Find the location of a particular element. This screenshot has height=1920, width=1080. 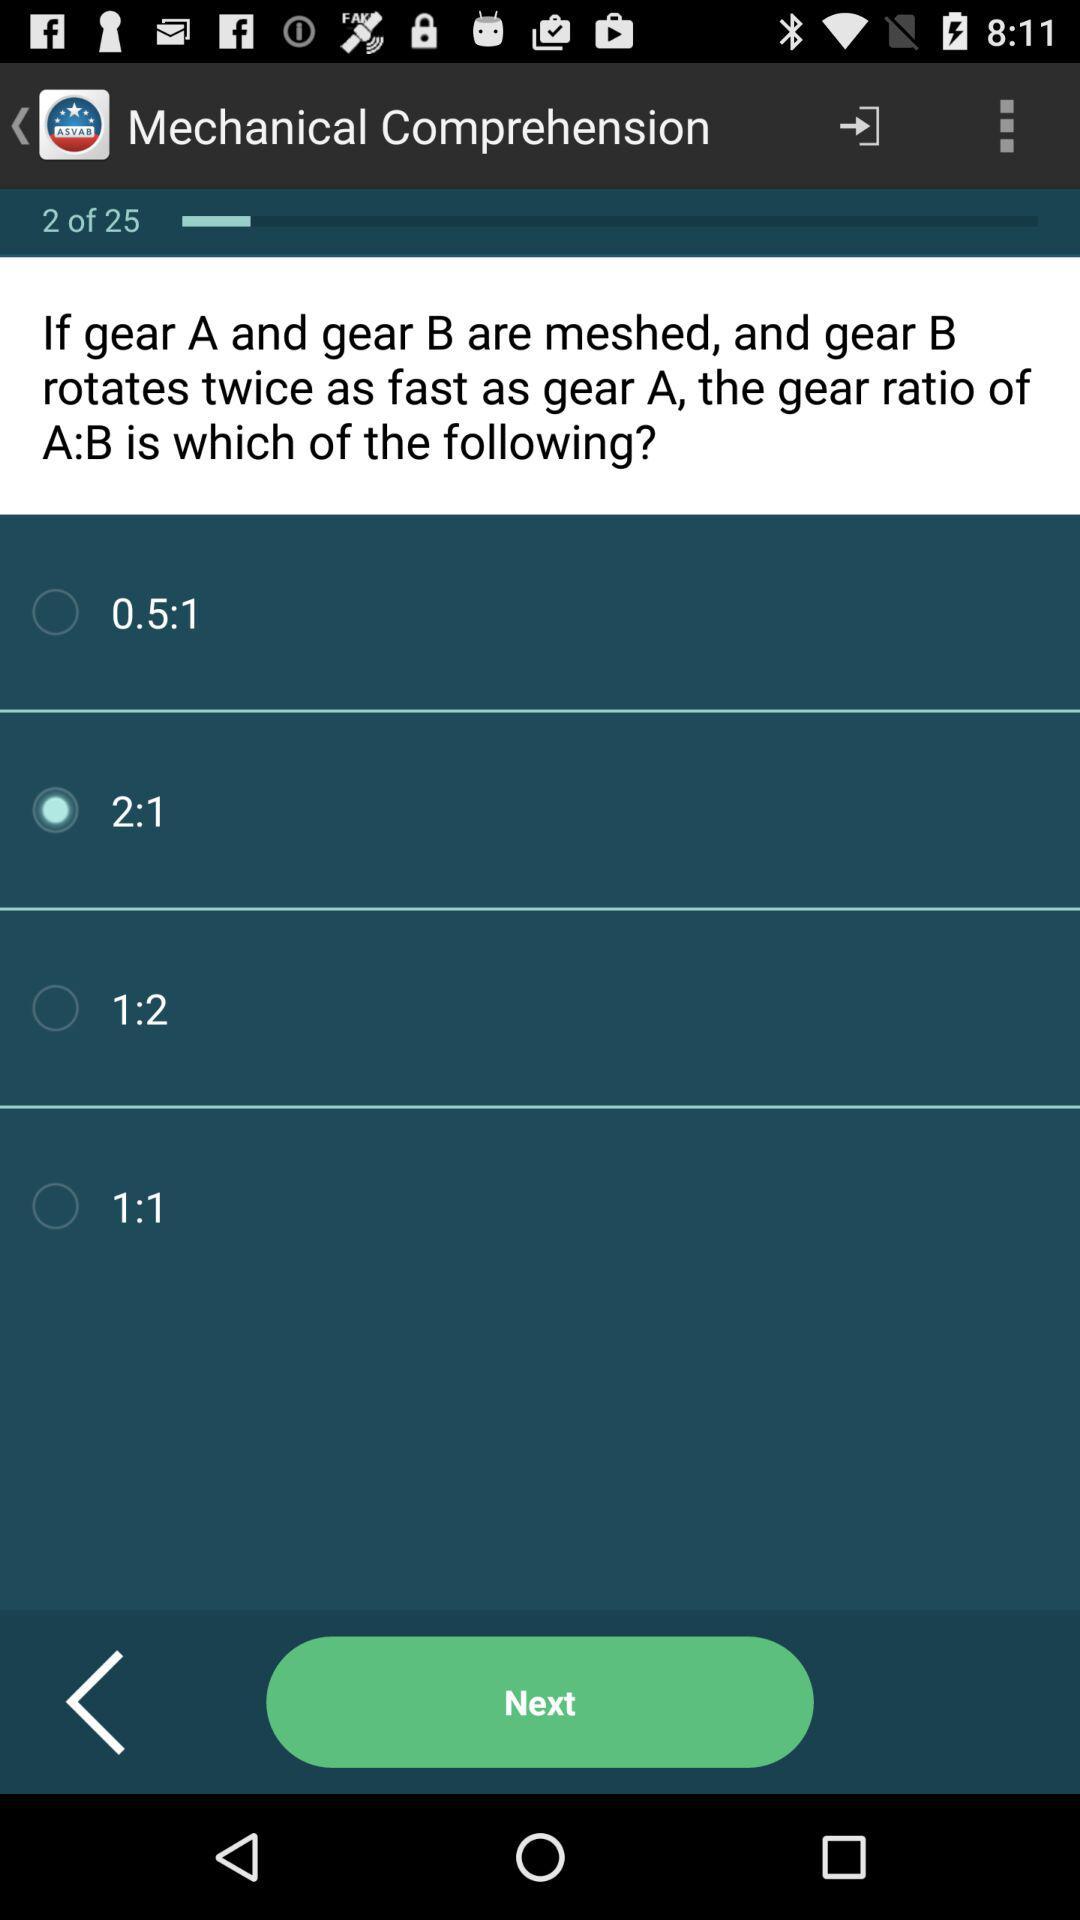

icon to the right of the mechanical comprehension icon is located at coordinates (858, 124).